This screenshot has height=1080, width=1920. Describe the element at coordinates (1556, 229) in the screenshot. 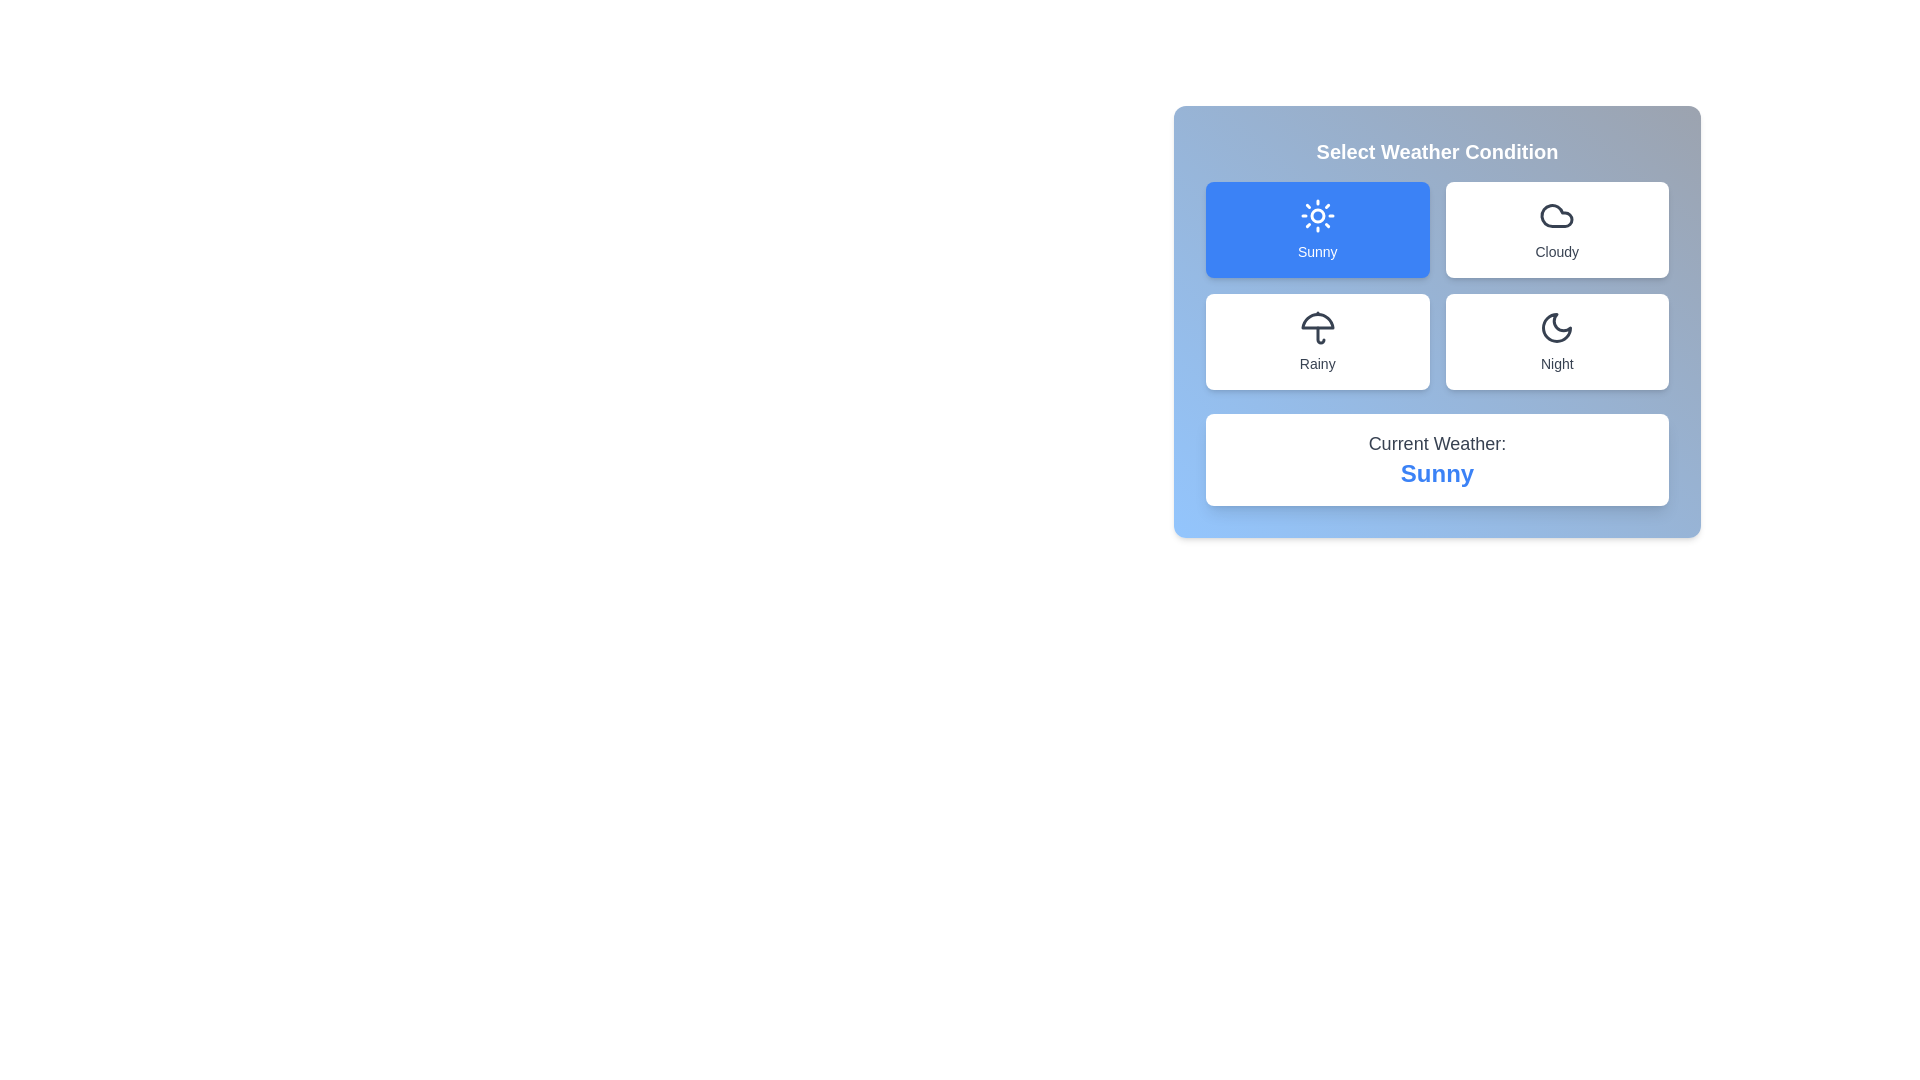

I see `the weather condition Cloudy by clicking the corresponding button` at that location.